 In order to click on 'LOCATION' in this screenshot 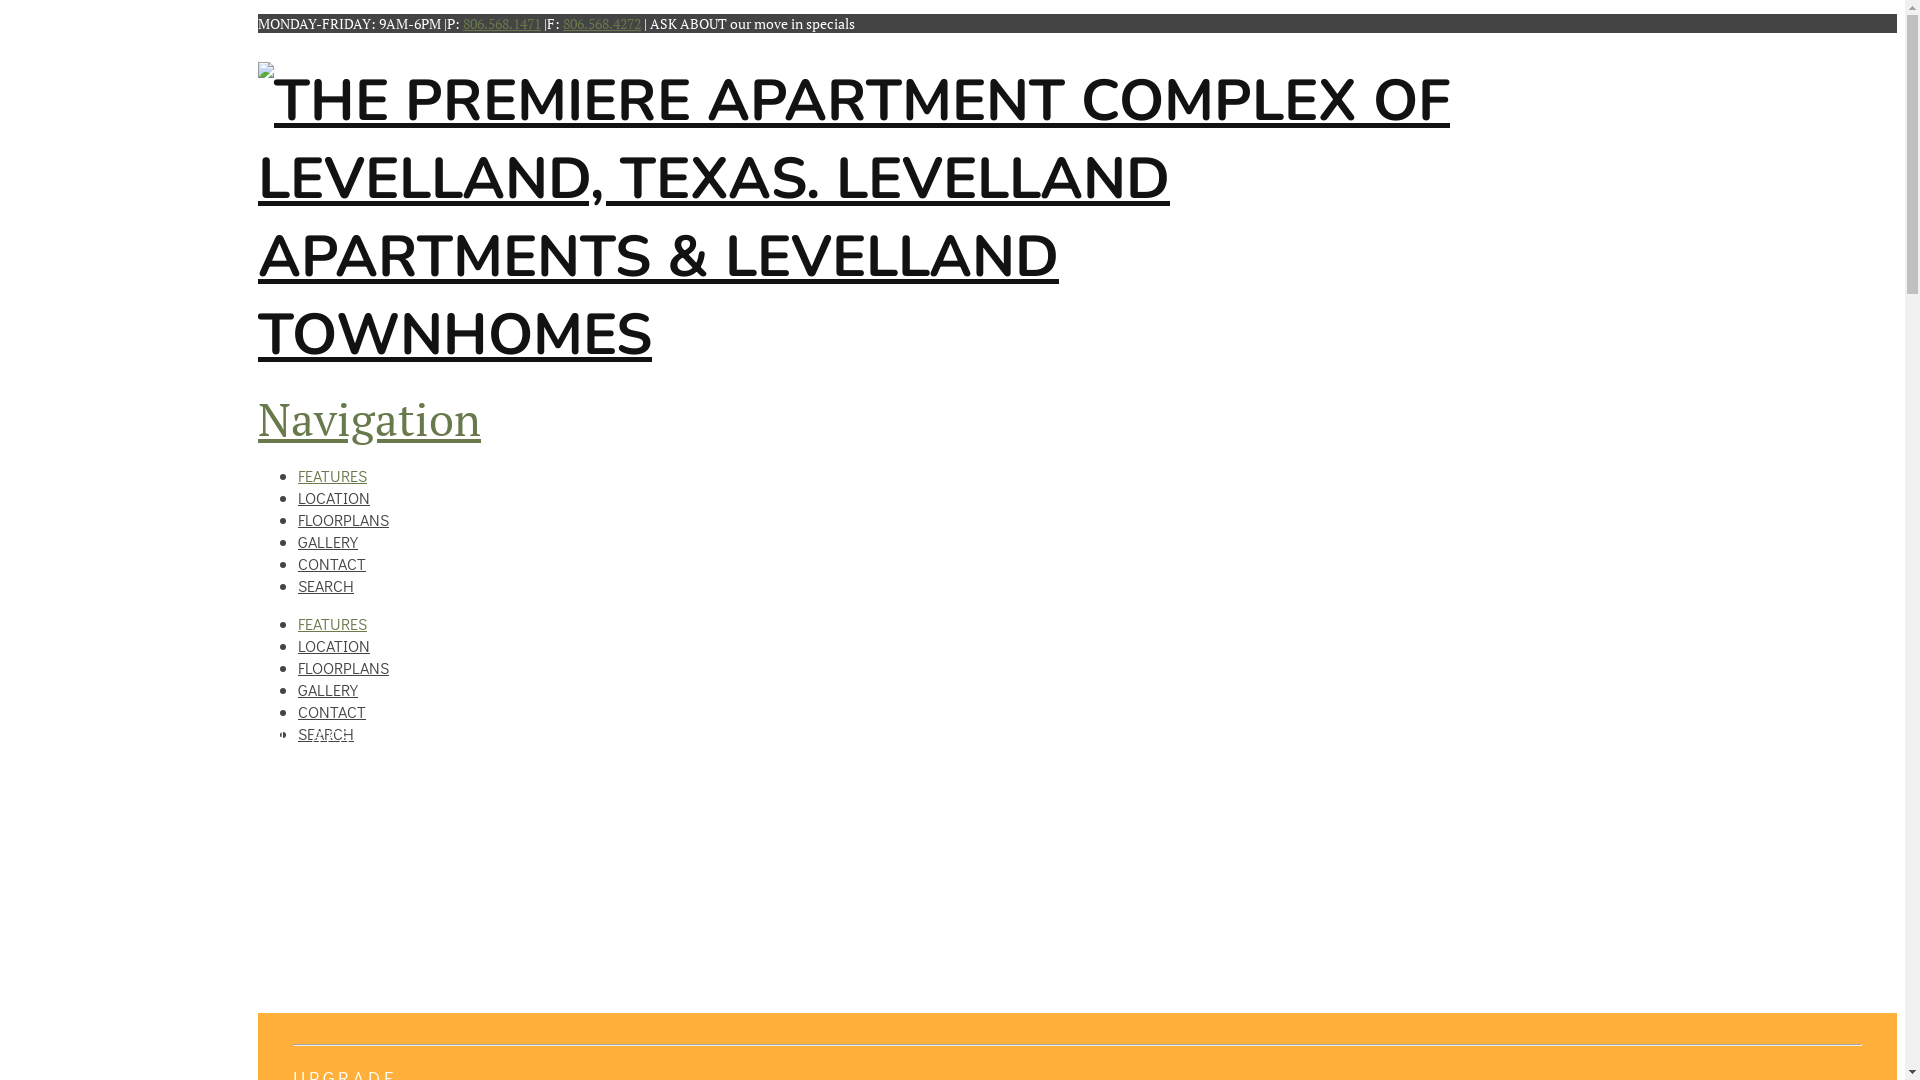, I will do `click(334, 491)`.